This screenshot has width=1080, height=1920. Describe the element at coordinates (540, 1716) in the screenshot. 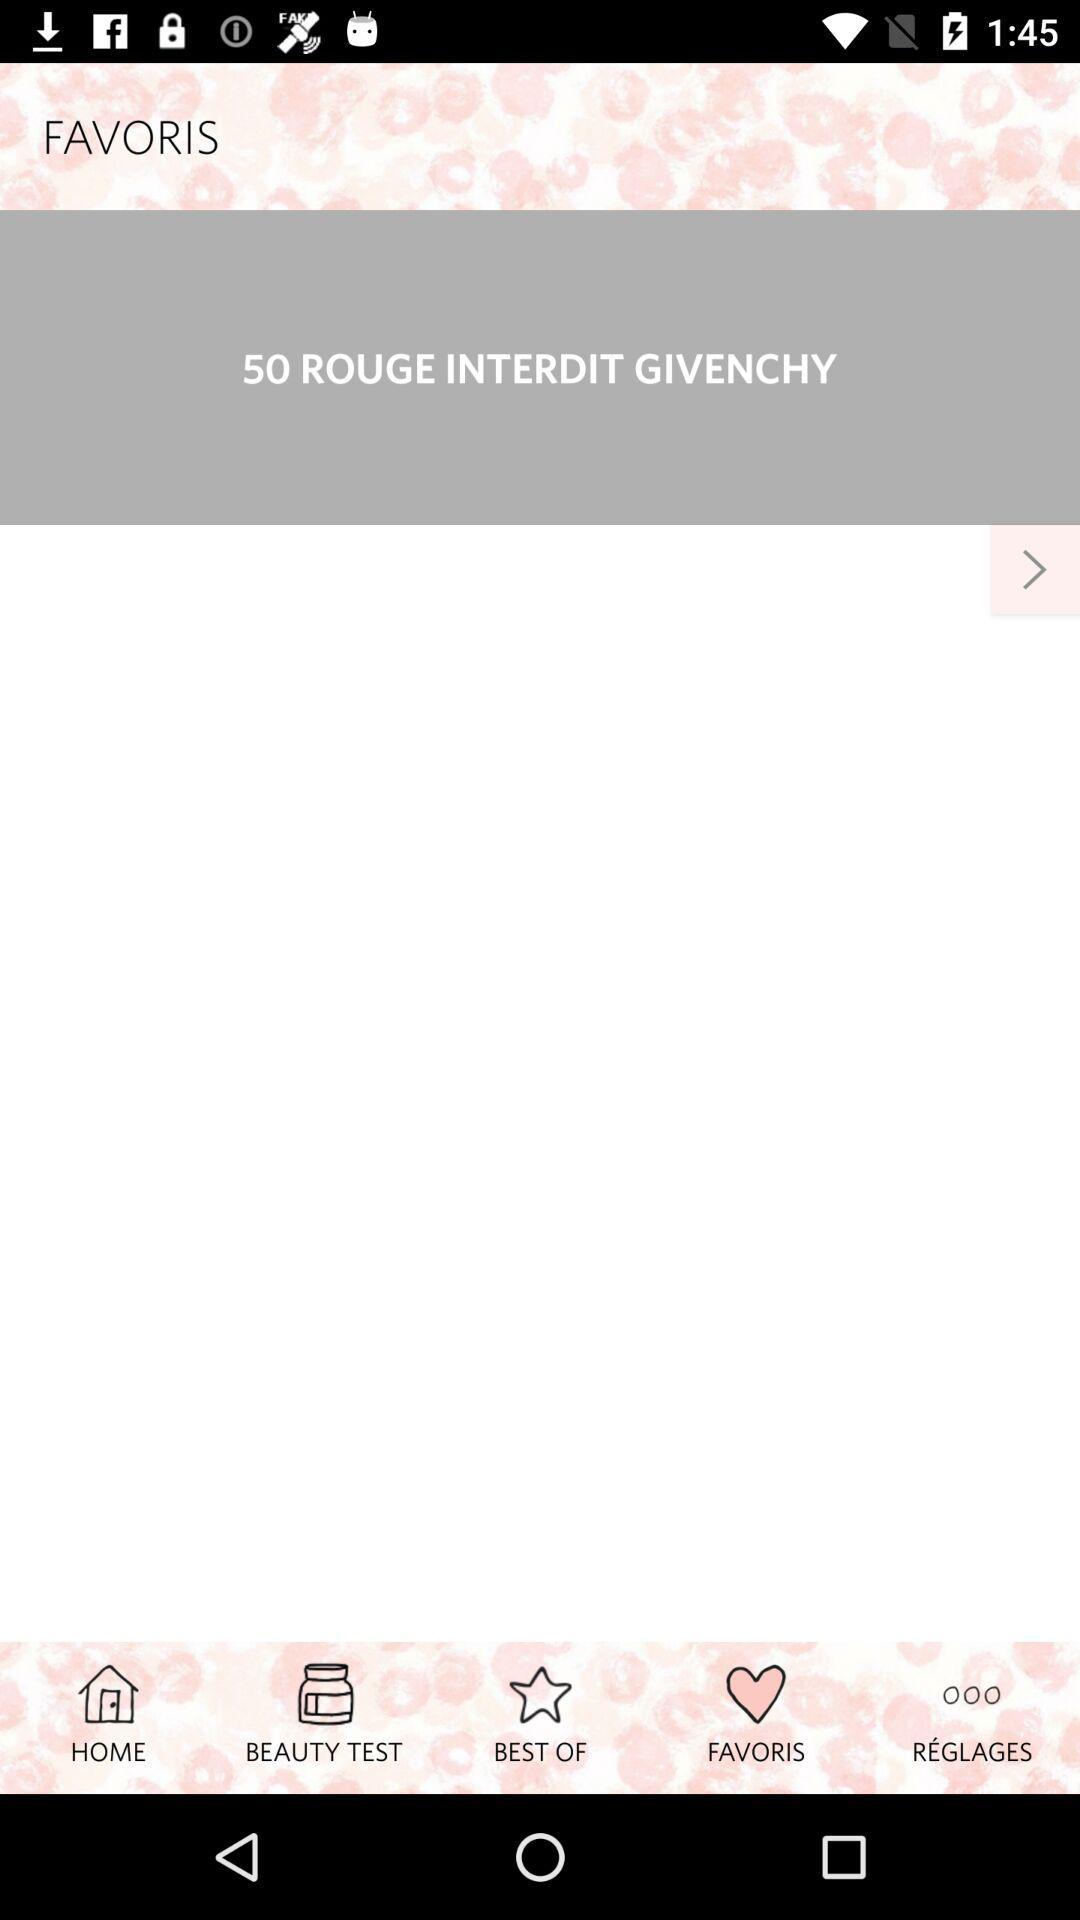

I see `best of item` at that location.